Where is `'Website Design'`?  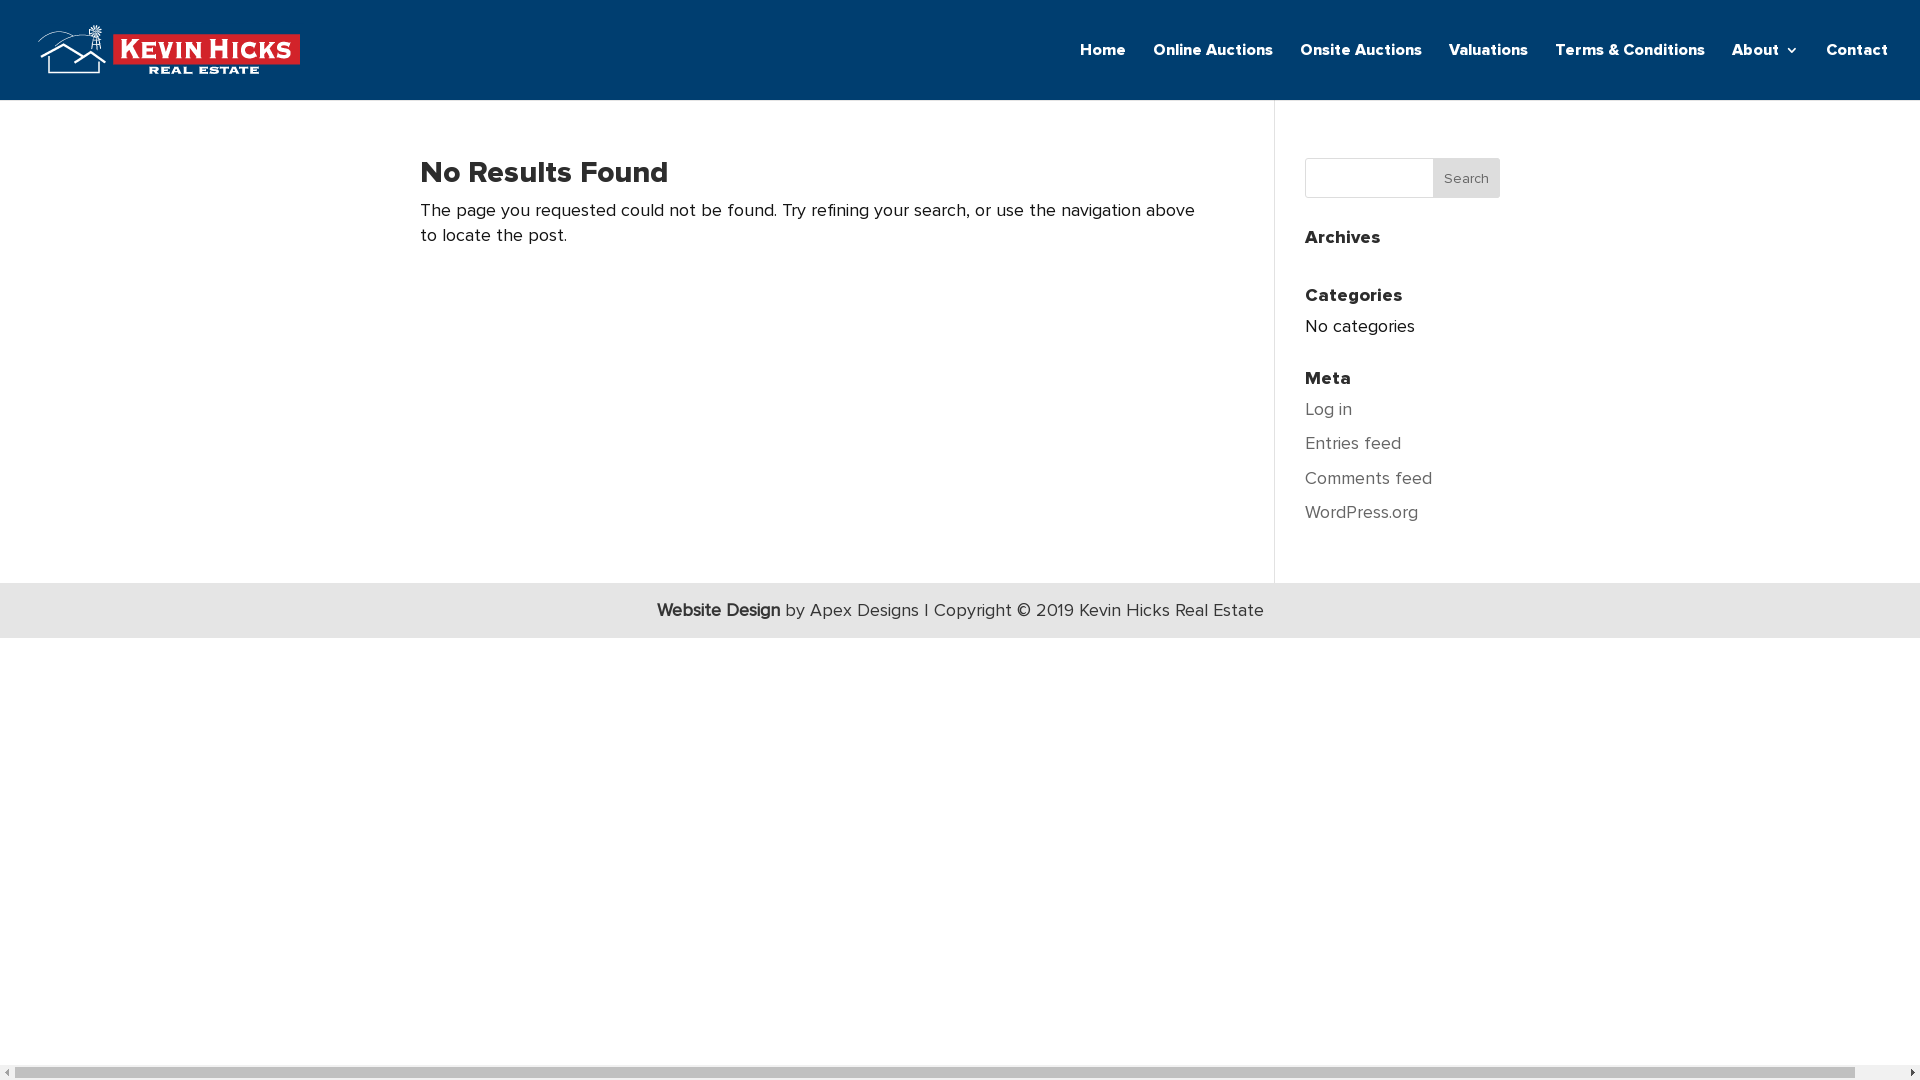 'Website Design' is located at coordinates (720, 608).